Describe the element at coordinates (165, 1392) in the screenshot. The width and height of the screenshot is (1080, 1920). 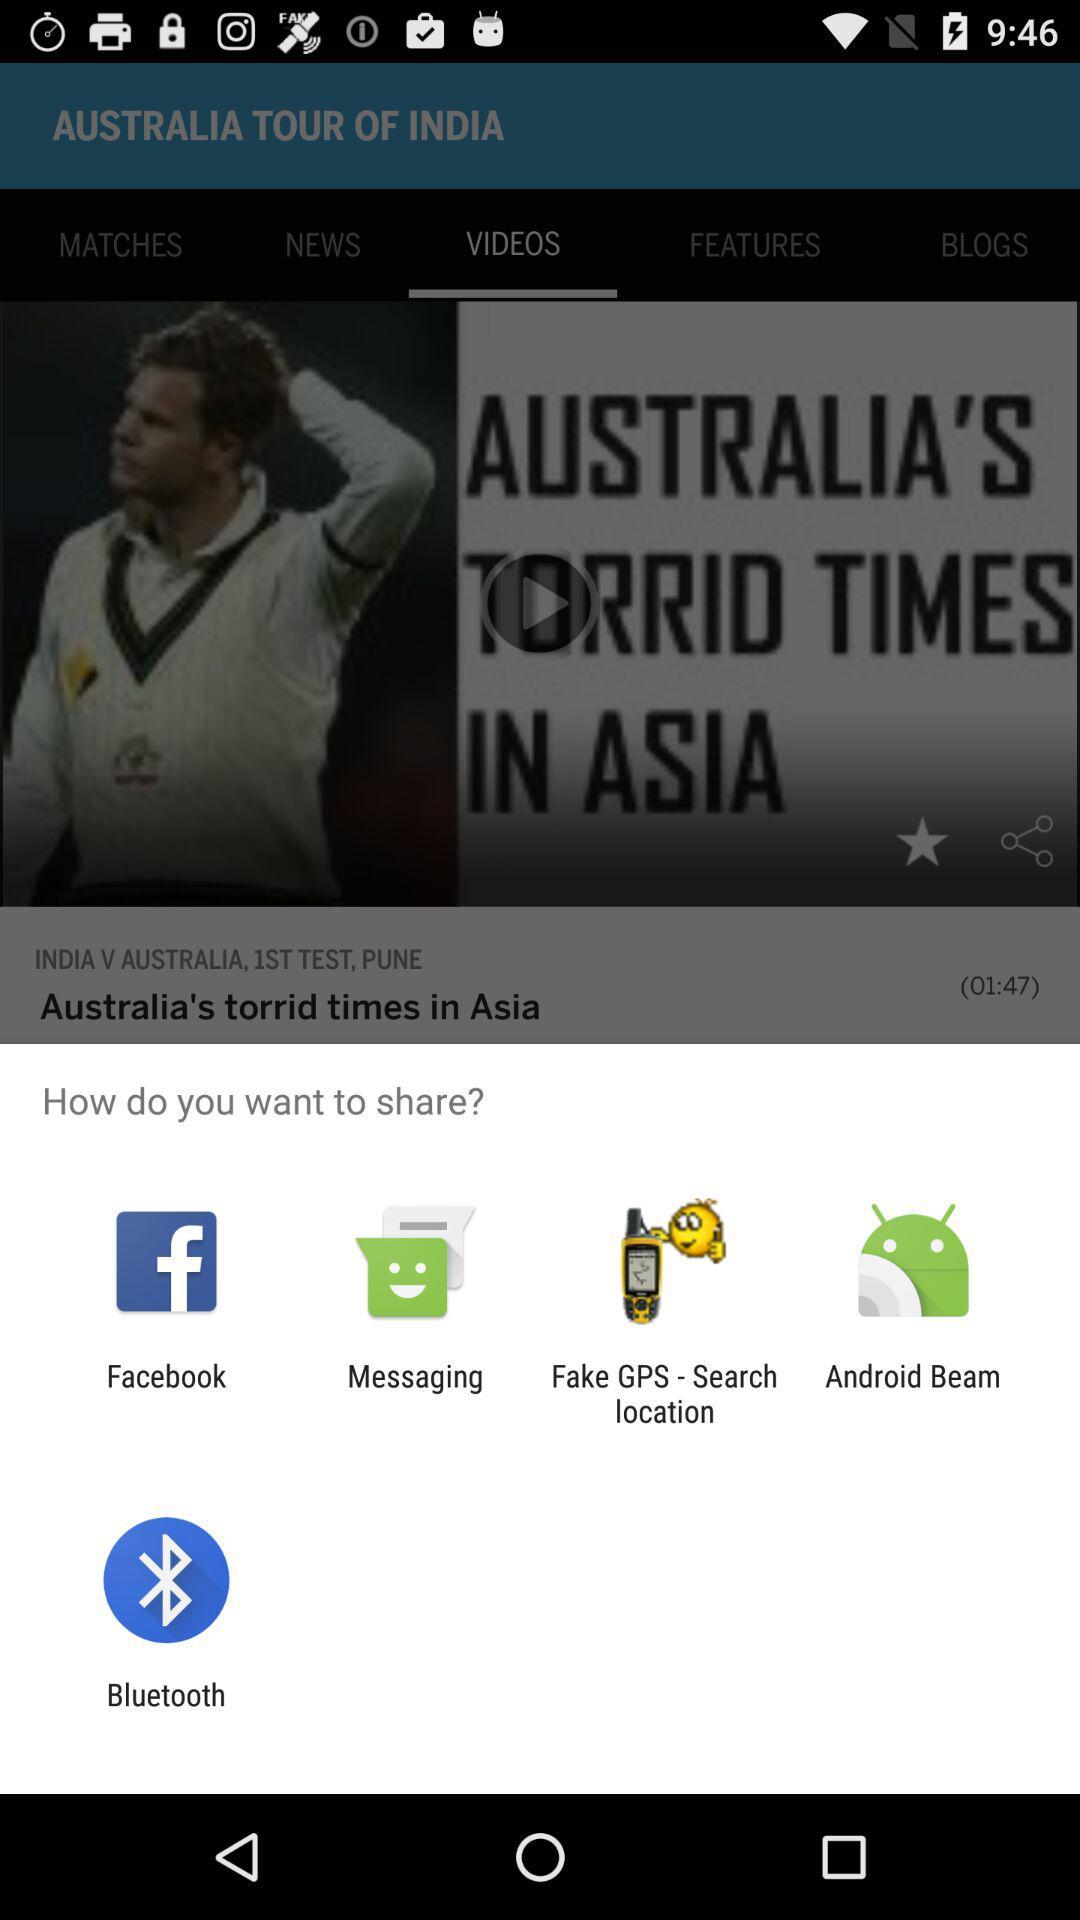
I see `facebook` at that location.